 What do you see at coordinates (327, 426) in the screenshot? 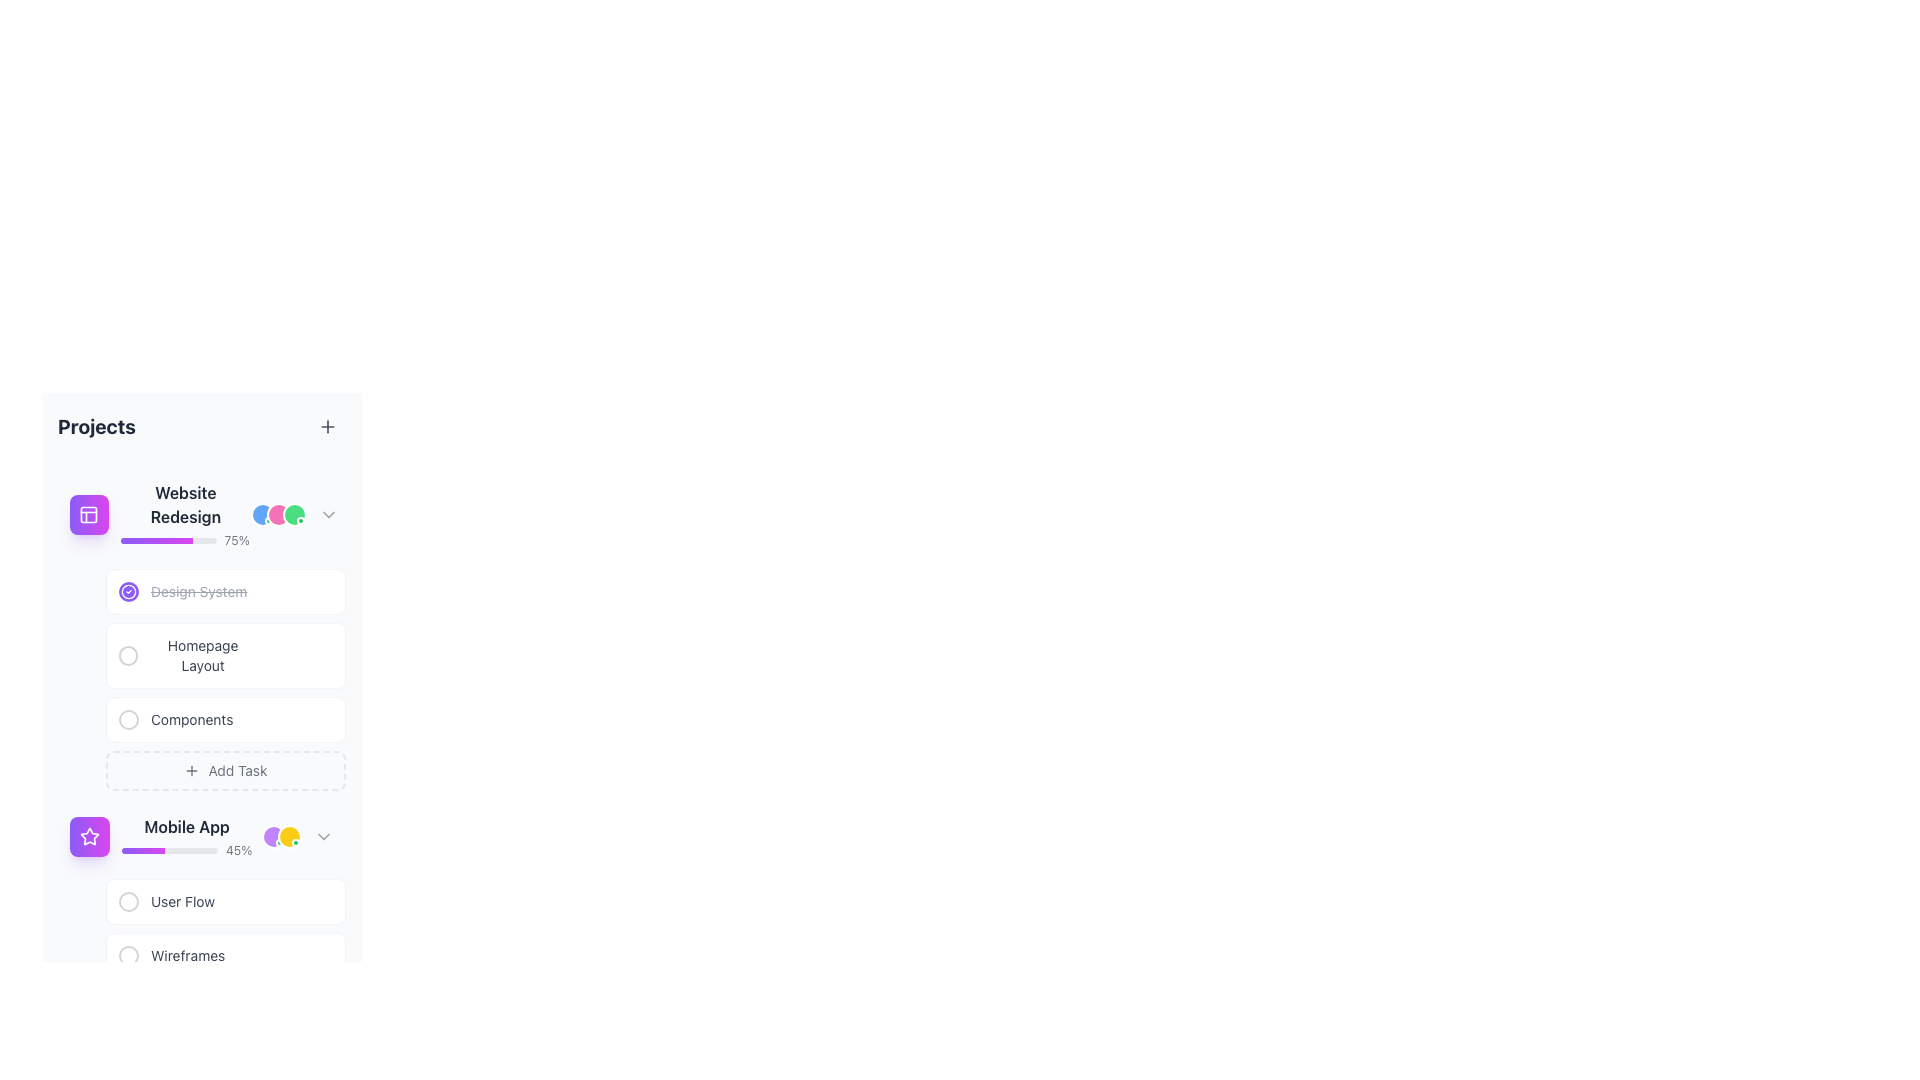
I see `the button with a plus-icon located in the top-right corner of the 'Projects' section to initiate adding a new item` at bounding box center [327, 426].